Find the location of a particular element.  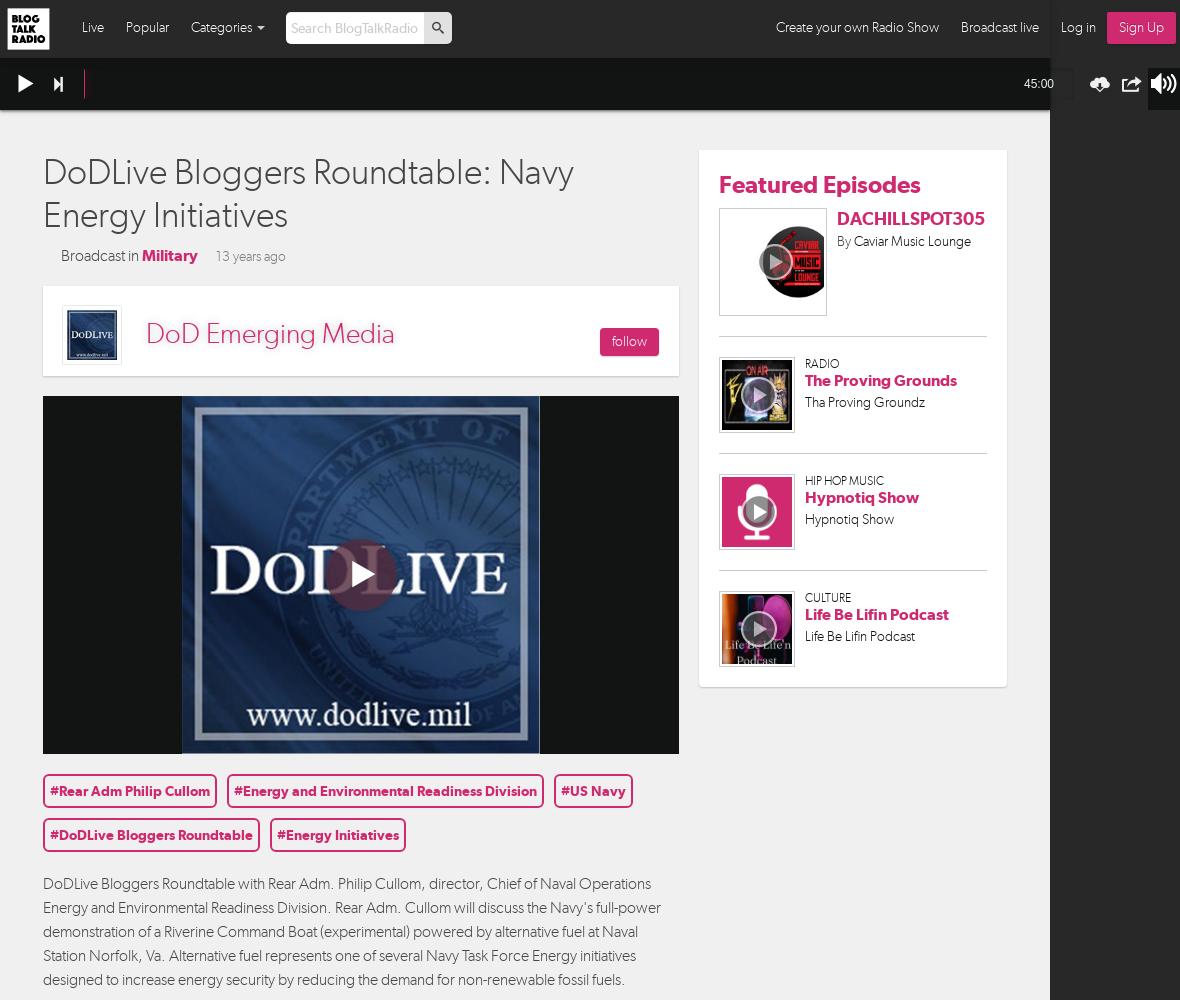

'Log in' is located at coordinates (1078, 27).